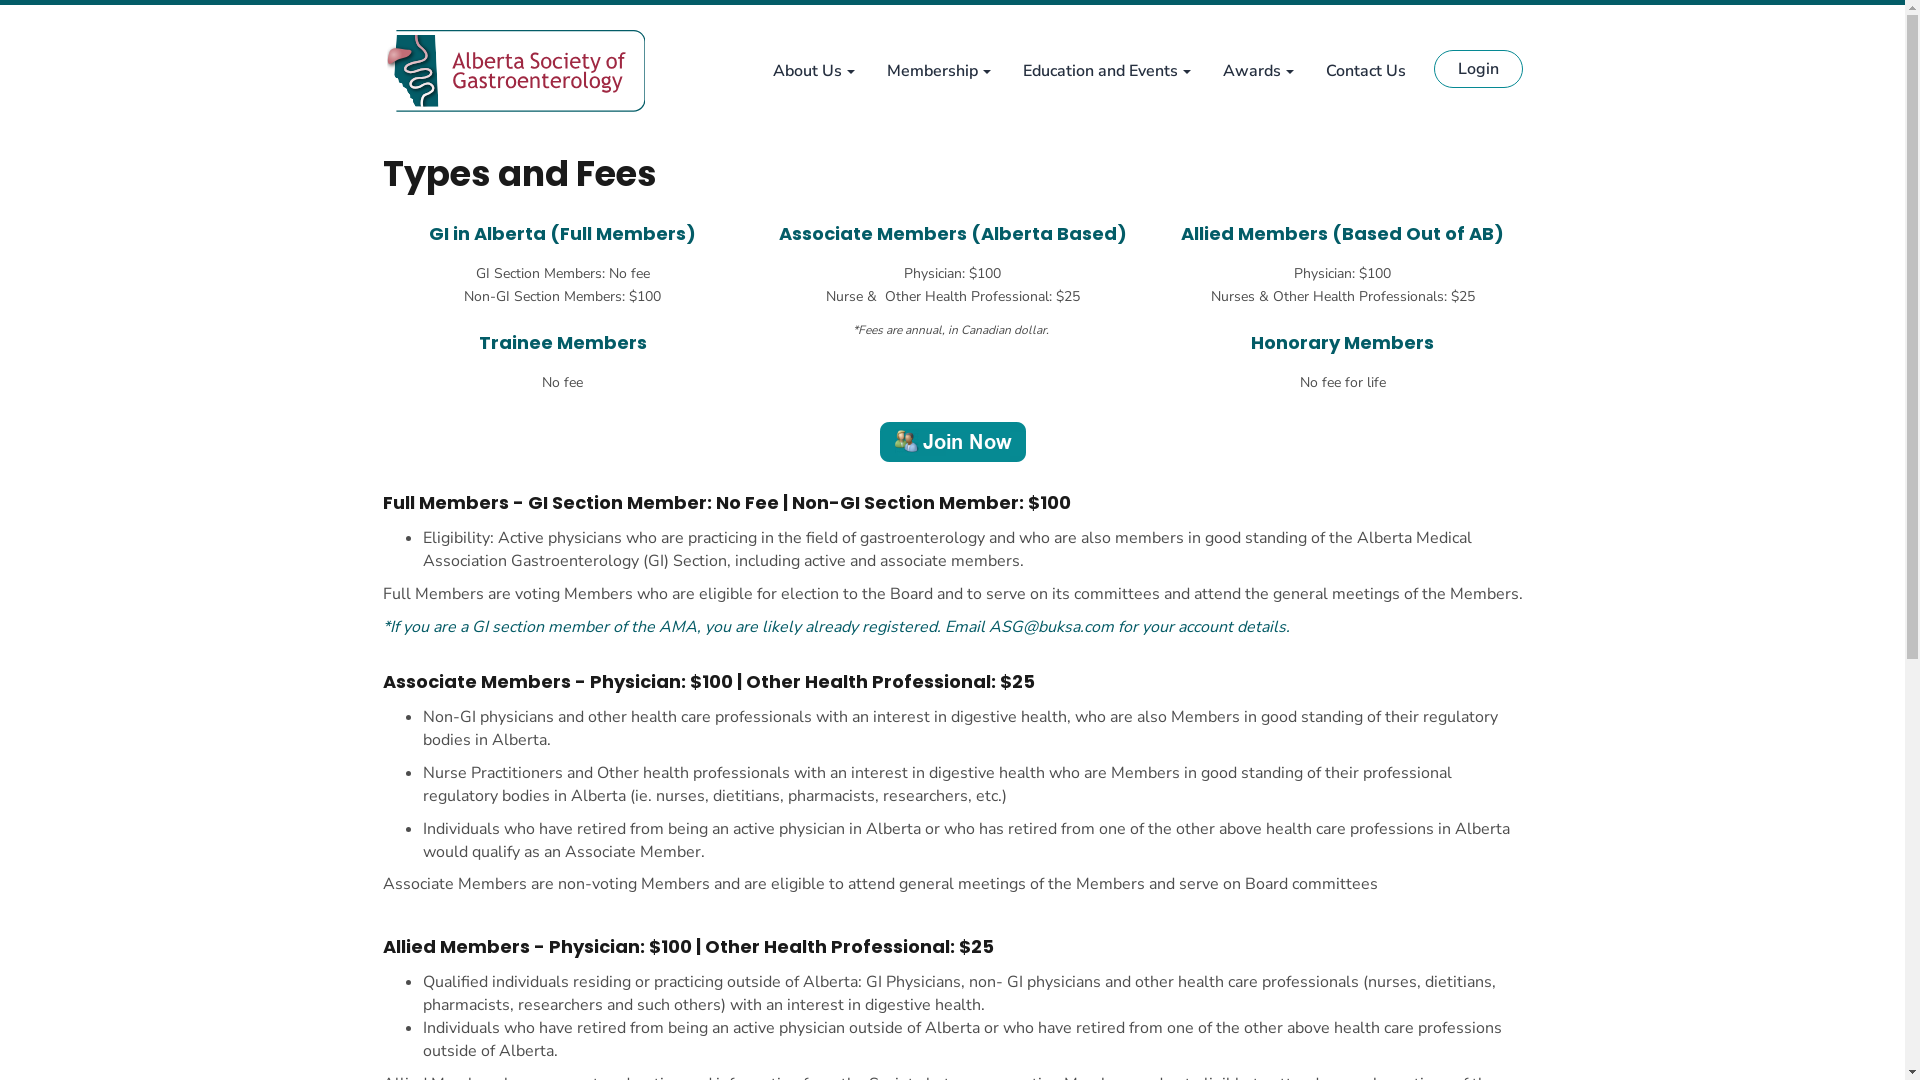 This screenshot has height=1080, width=1920. What do you see at coordinates (1256, 69) in the screenshot?
I see `'Awards'` at bounding box center [1256, 69].